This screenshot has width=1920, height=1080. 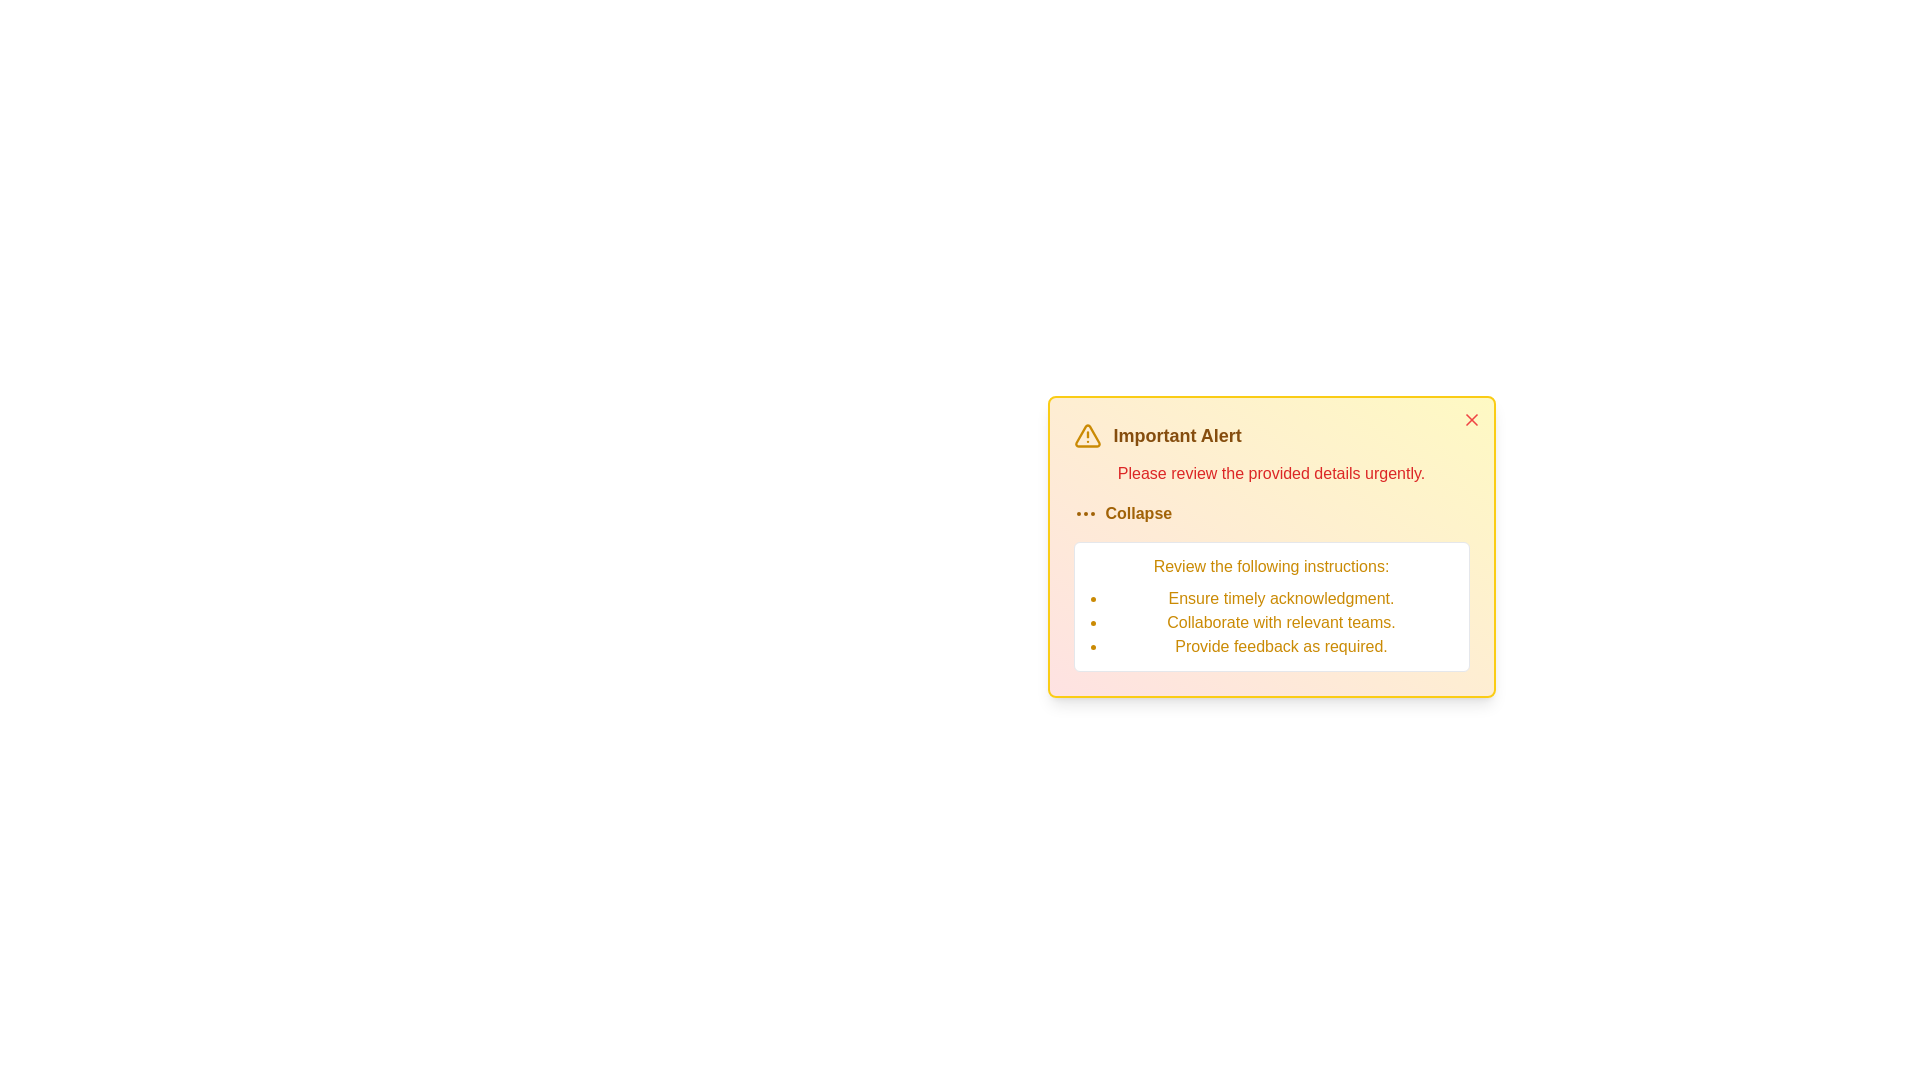 I want to click on the 'Collapse' button to toggle the visibility of detailed instructions, so click(x=1122, y=512).